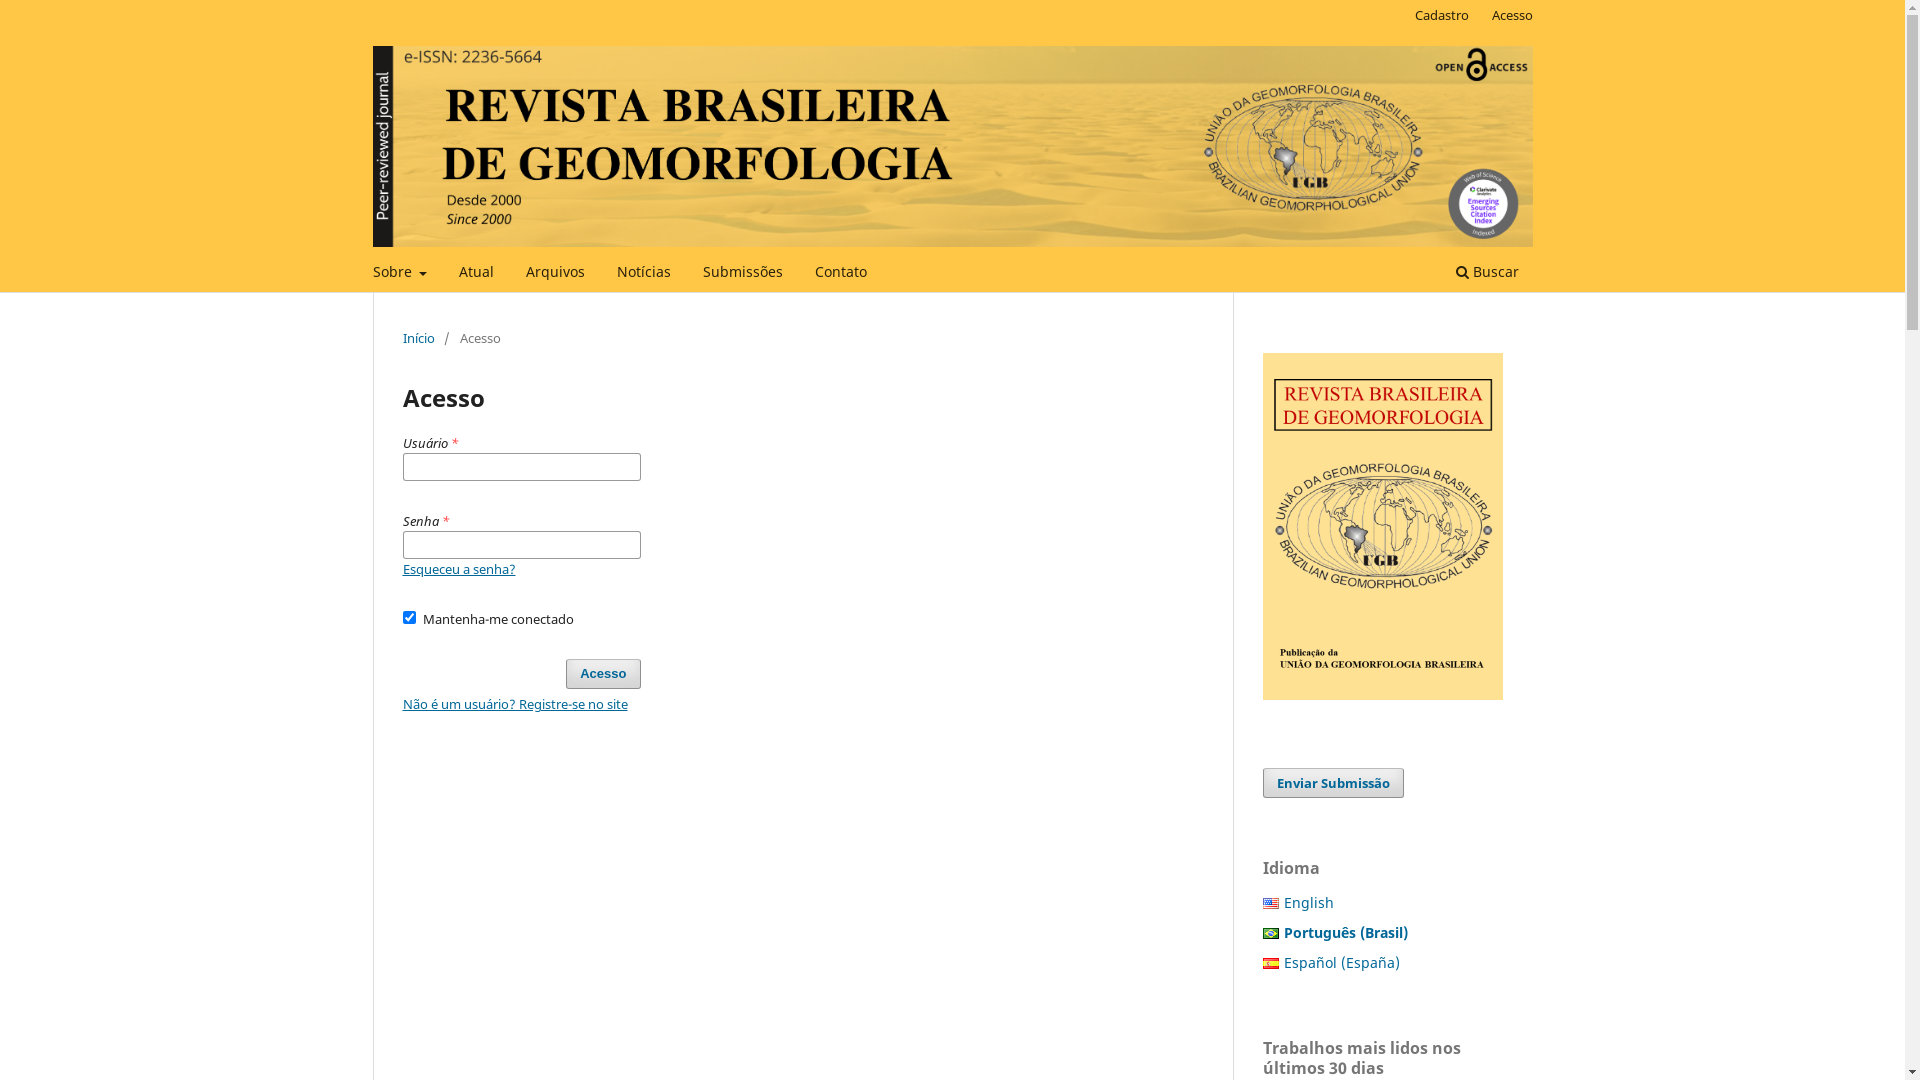 The height and width of the screenshot is (1080, 1920). Describe the element at coordinates (1309, 902) in the screenshot. I see `'  English'` at that location.